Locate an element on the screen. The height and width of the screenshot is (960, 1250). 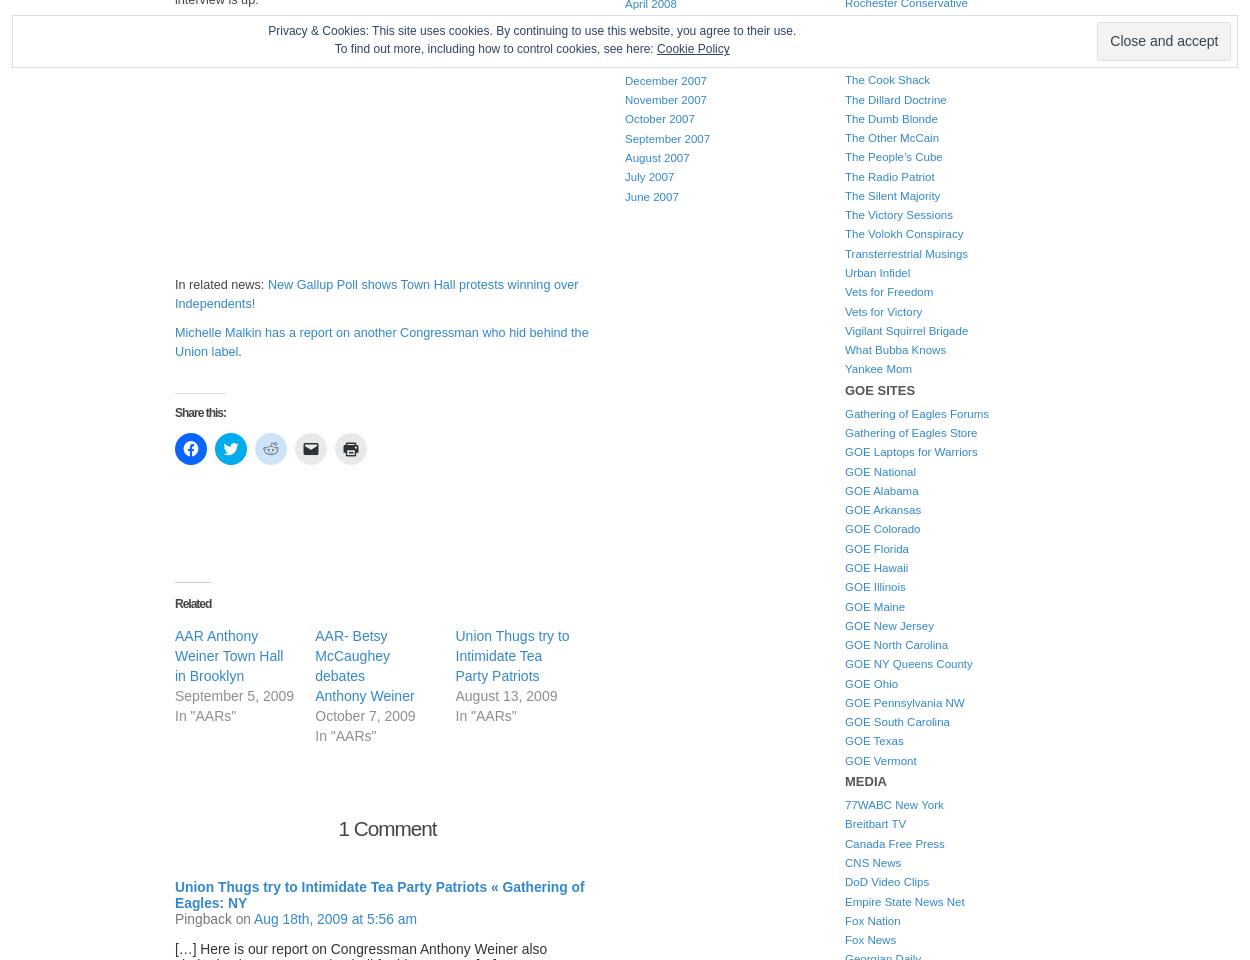
'Related' is located at coordinates (192, 601).